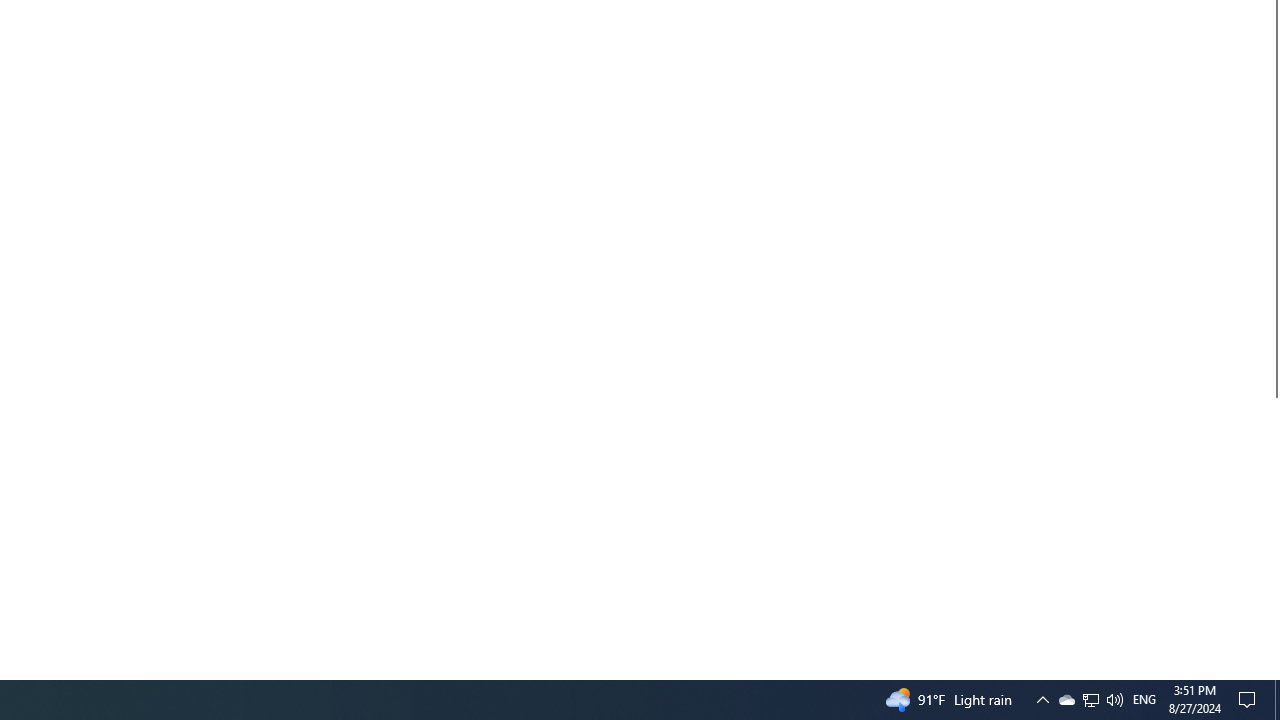 This screenshot has height=720, width=1280. I want to click on 'Q2790: 100%', so click(1113, 698).